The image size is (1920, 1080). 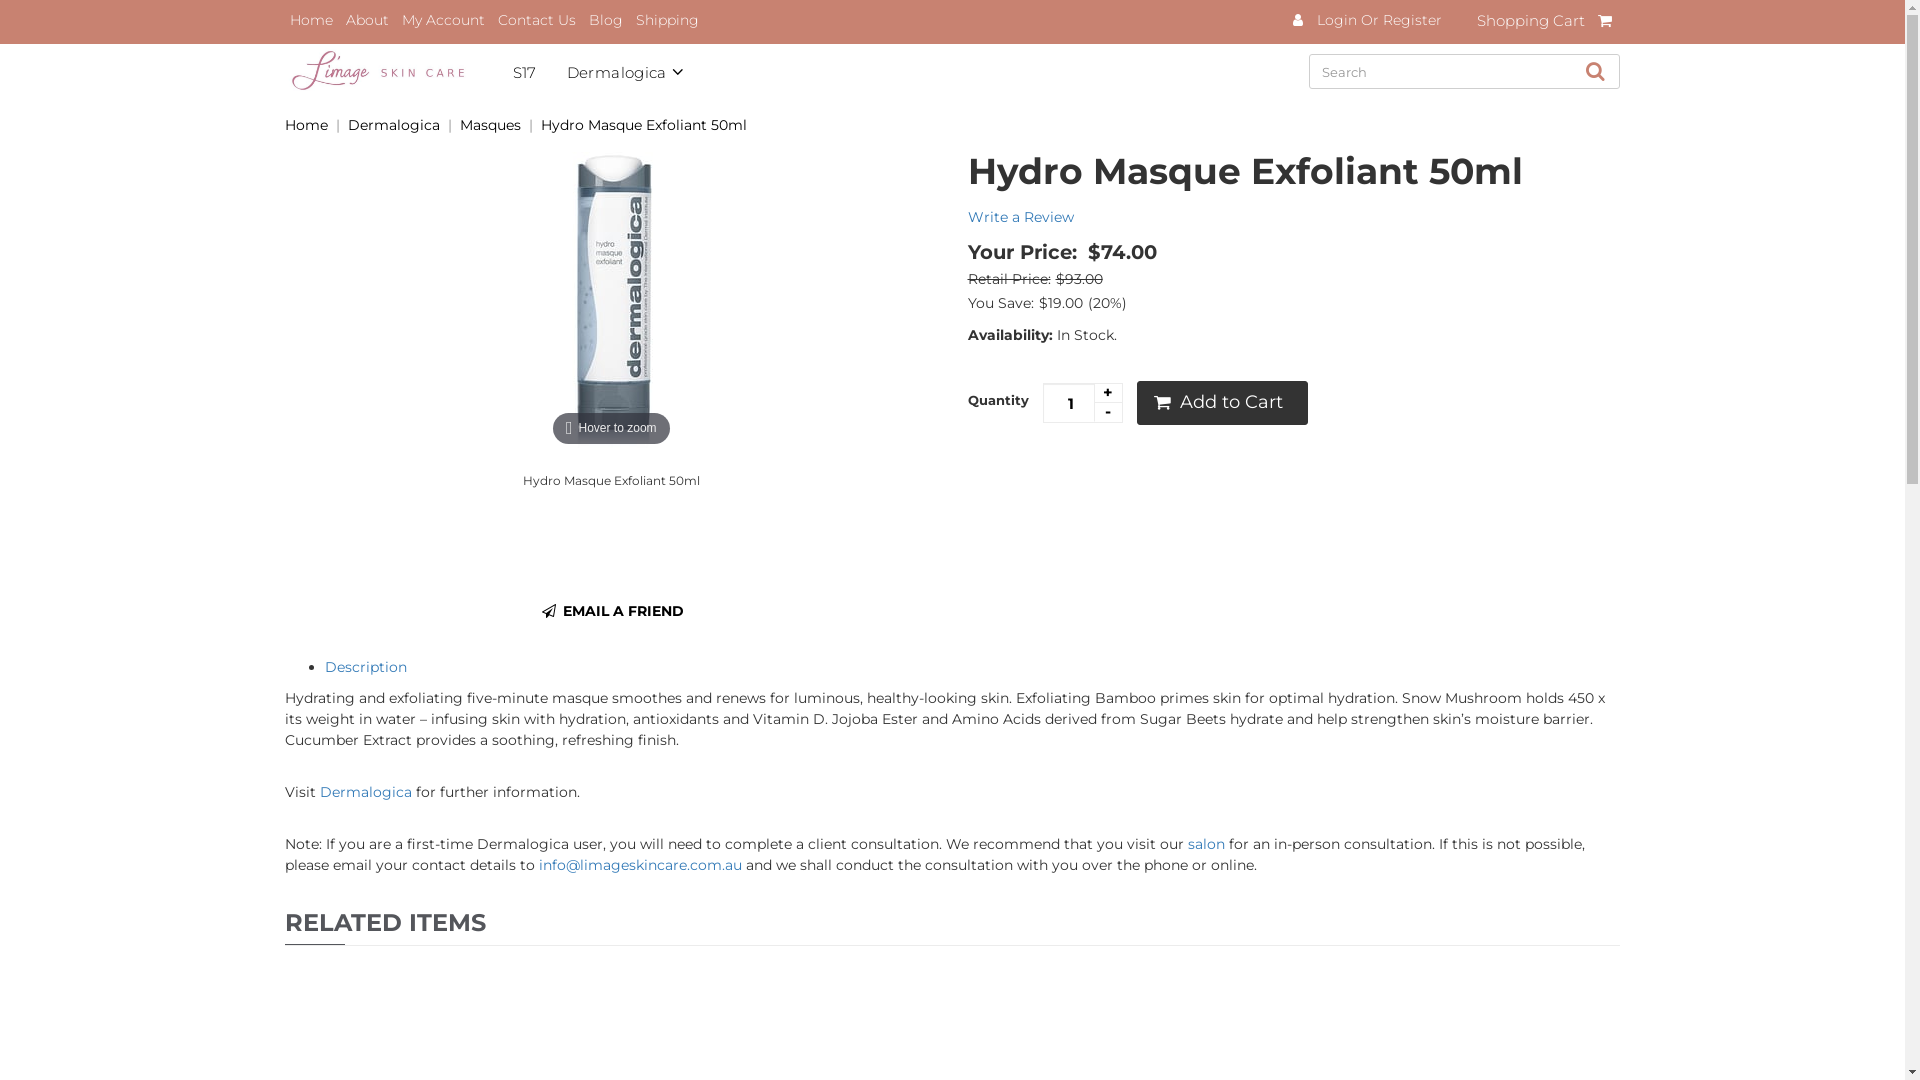 What do you see at coordinates (365, 790) in the screenshot?
I see `'Dermalogica'` at bounding box center [365, 790].